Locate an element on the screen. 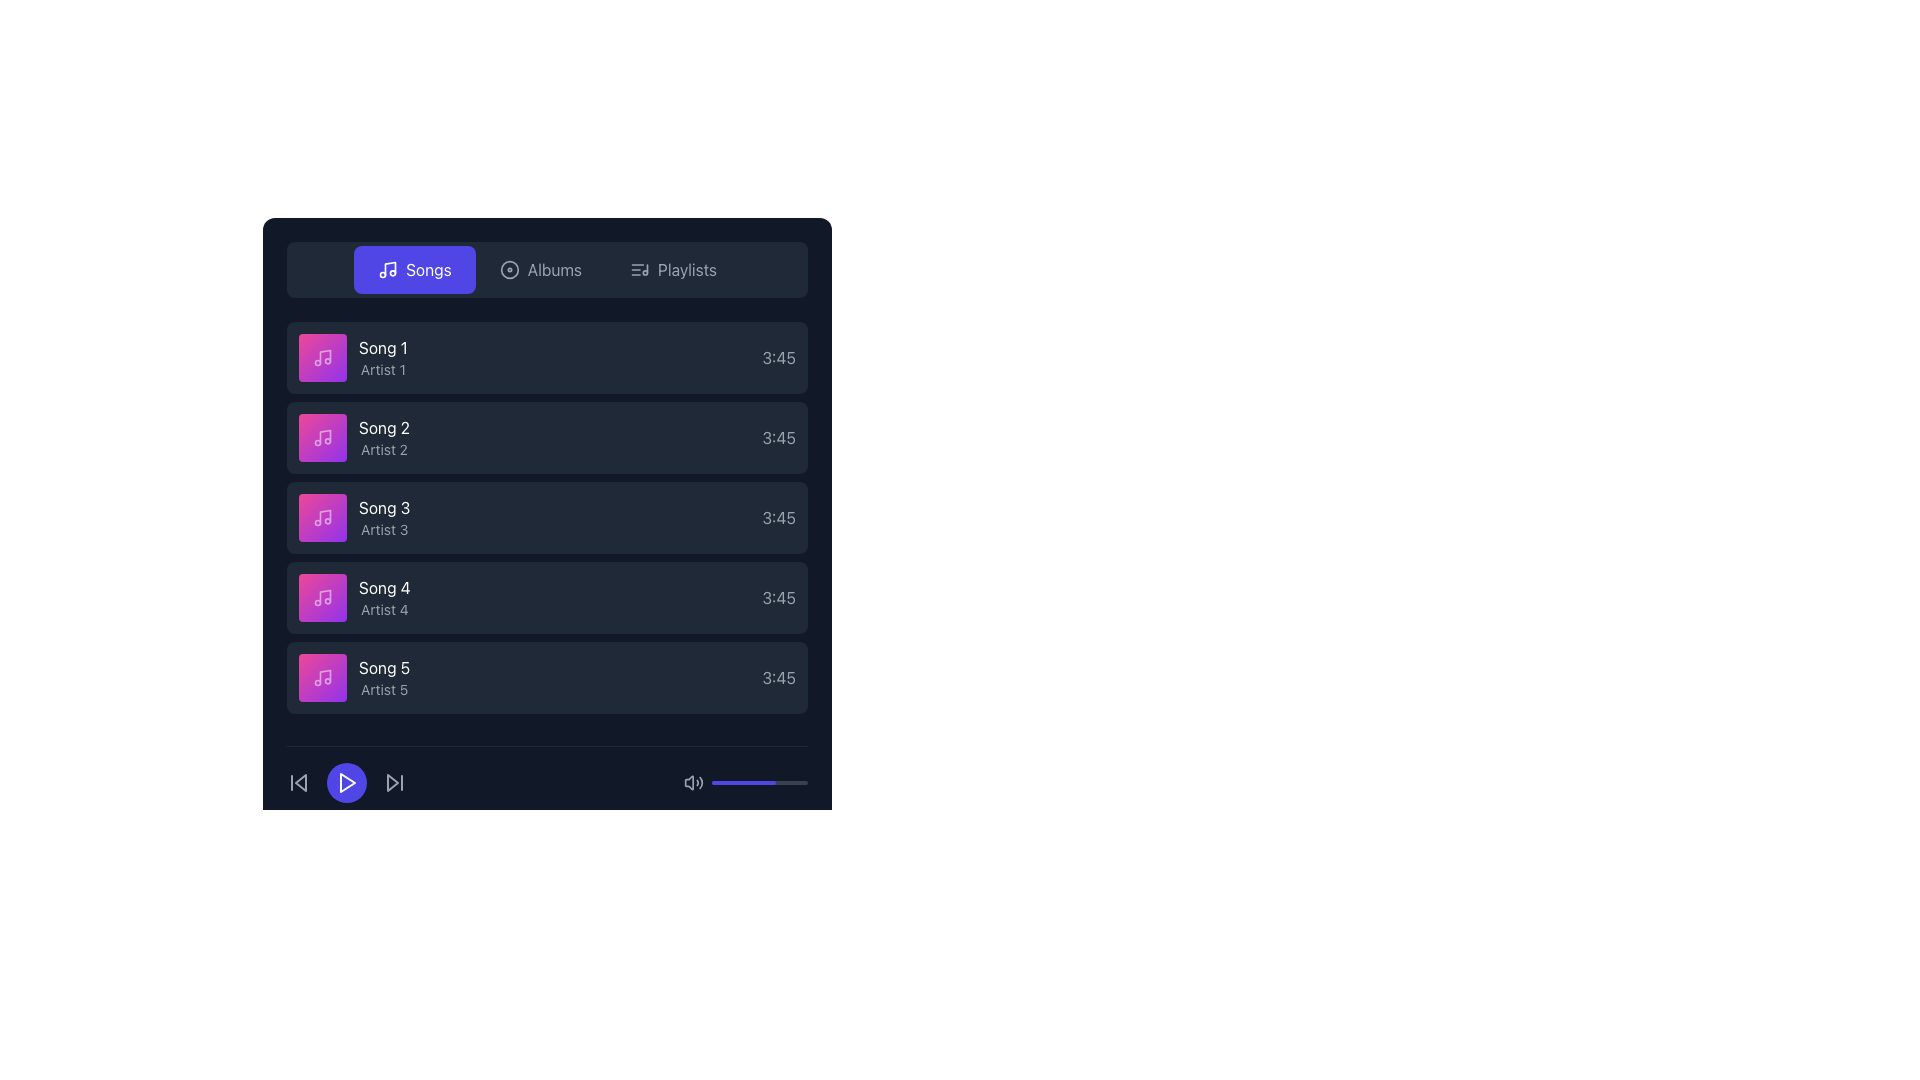 This screenshot has height=1080, width=1920. the volume is located at coordinates (803, 782).